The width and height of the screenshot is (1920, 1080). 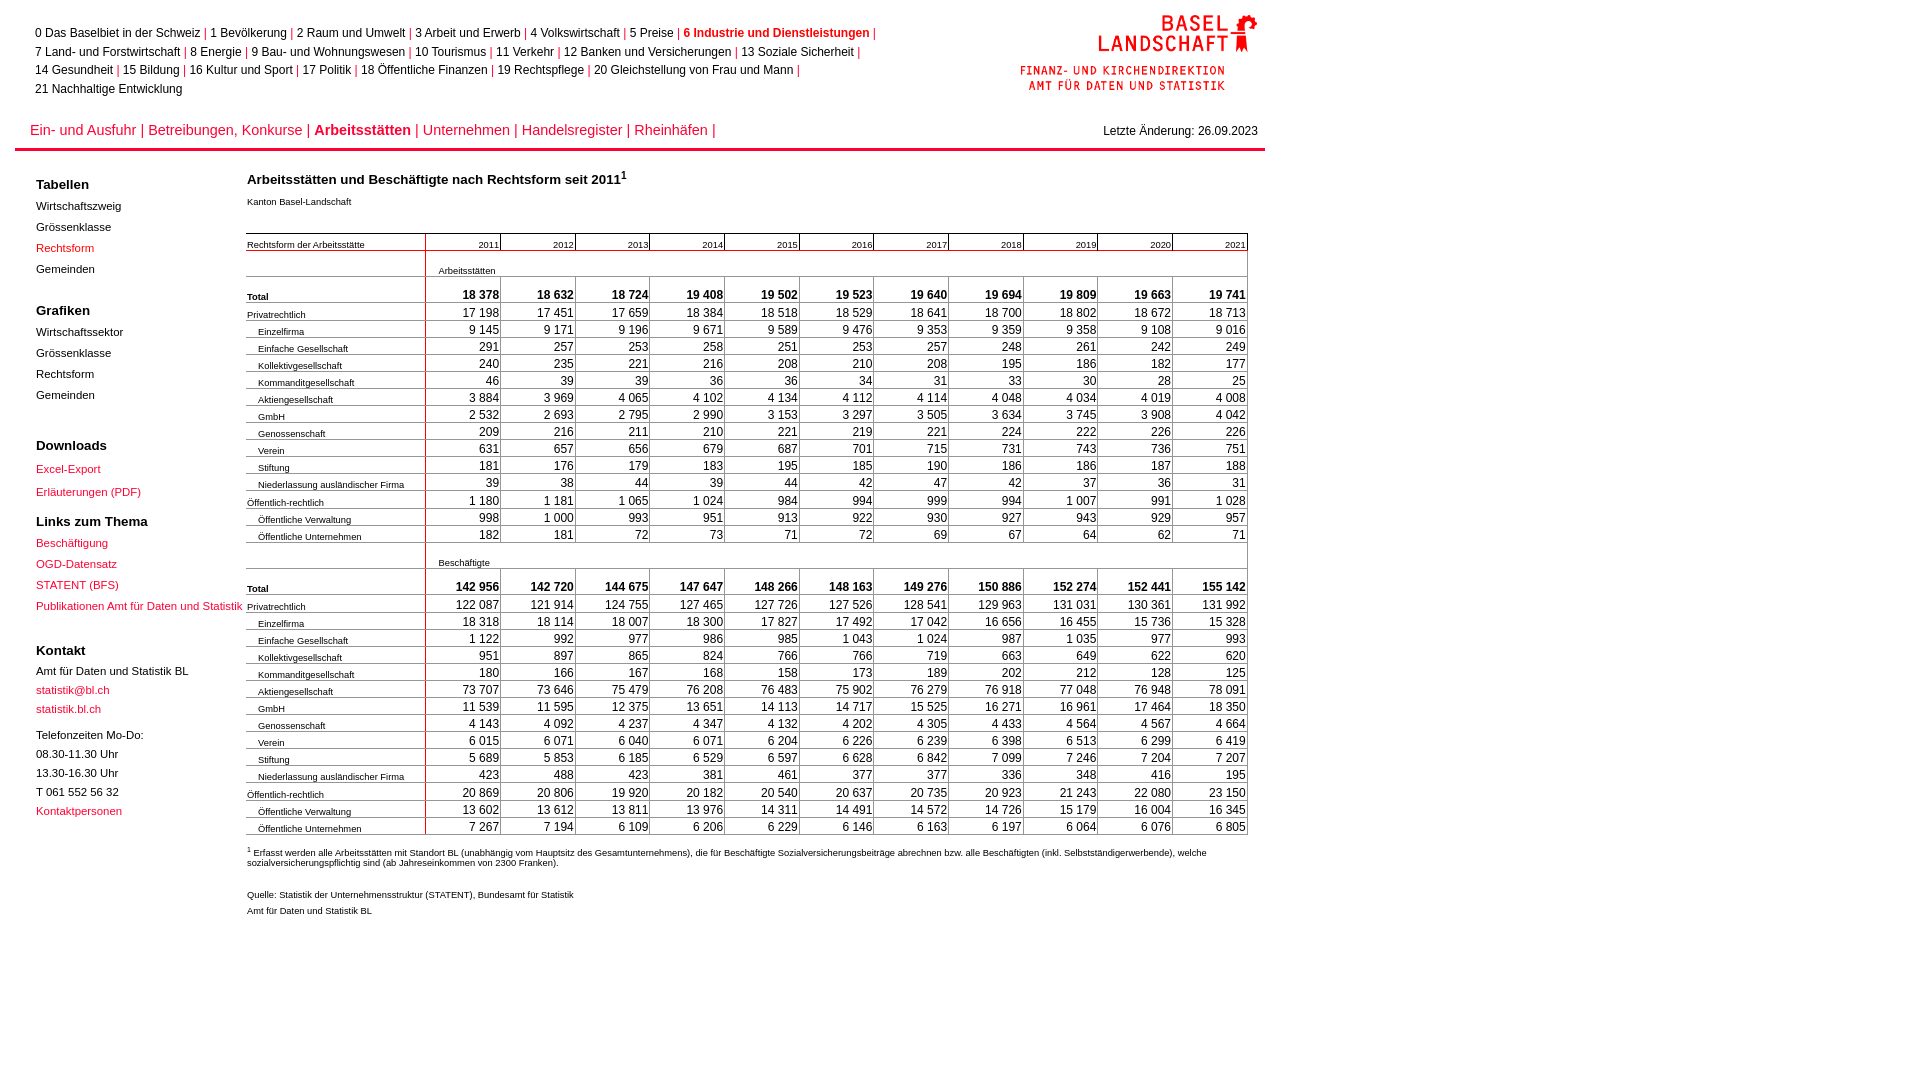 What do you see at coordinates (77, 587) in the screenshot?
I see `'STATENT (BFS)'` at bounding box center [77, 587].